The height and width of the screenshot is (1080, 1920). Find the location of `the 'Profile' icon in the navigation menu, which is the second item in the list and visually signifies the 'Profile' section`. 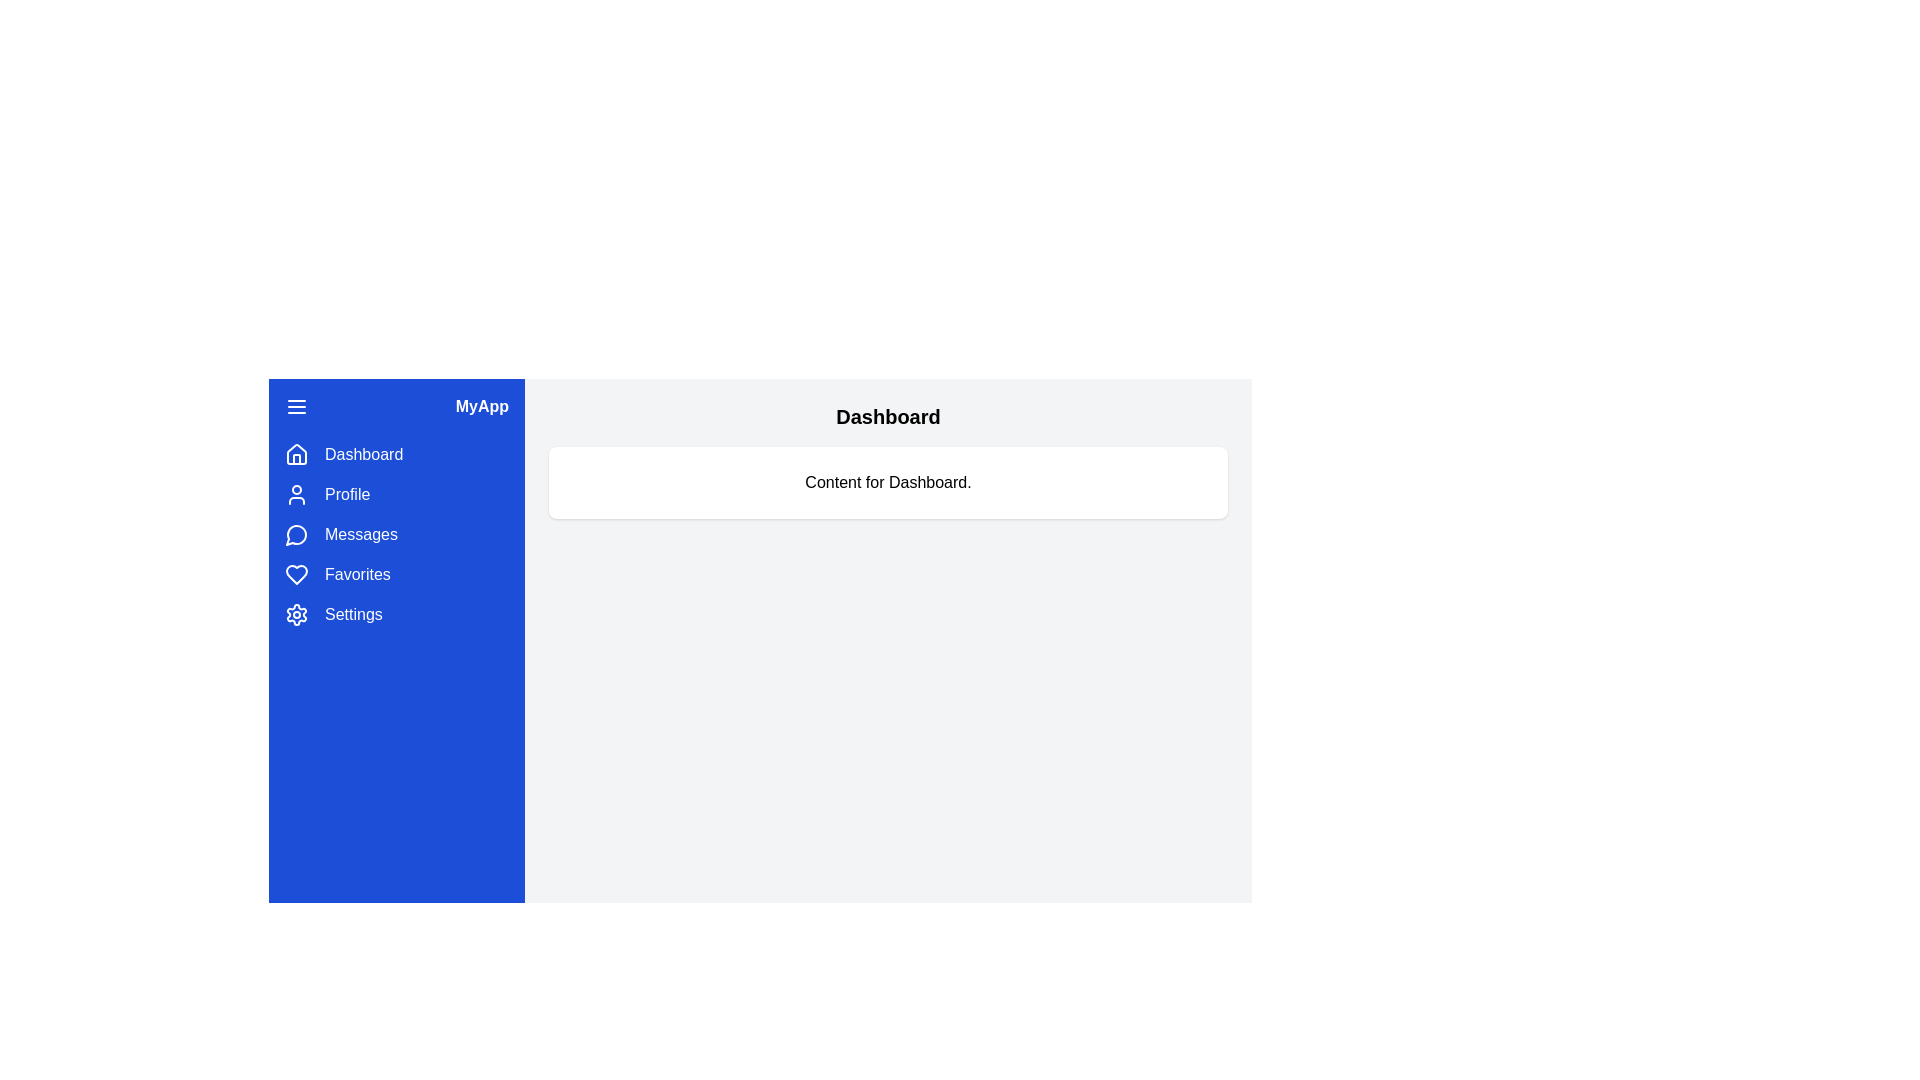

the 'Profile' icon in the navigation menu, which is the second item in the list and visually signifies the 'Profile' section is located at coordinates (296, 494).